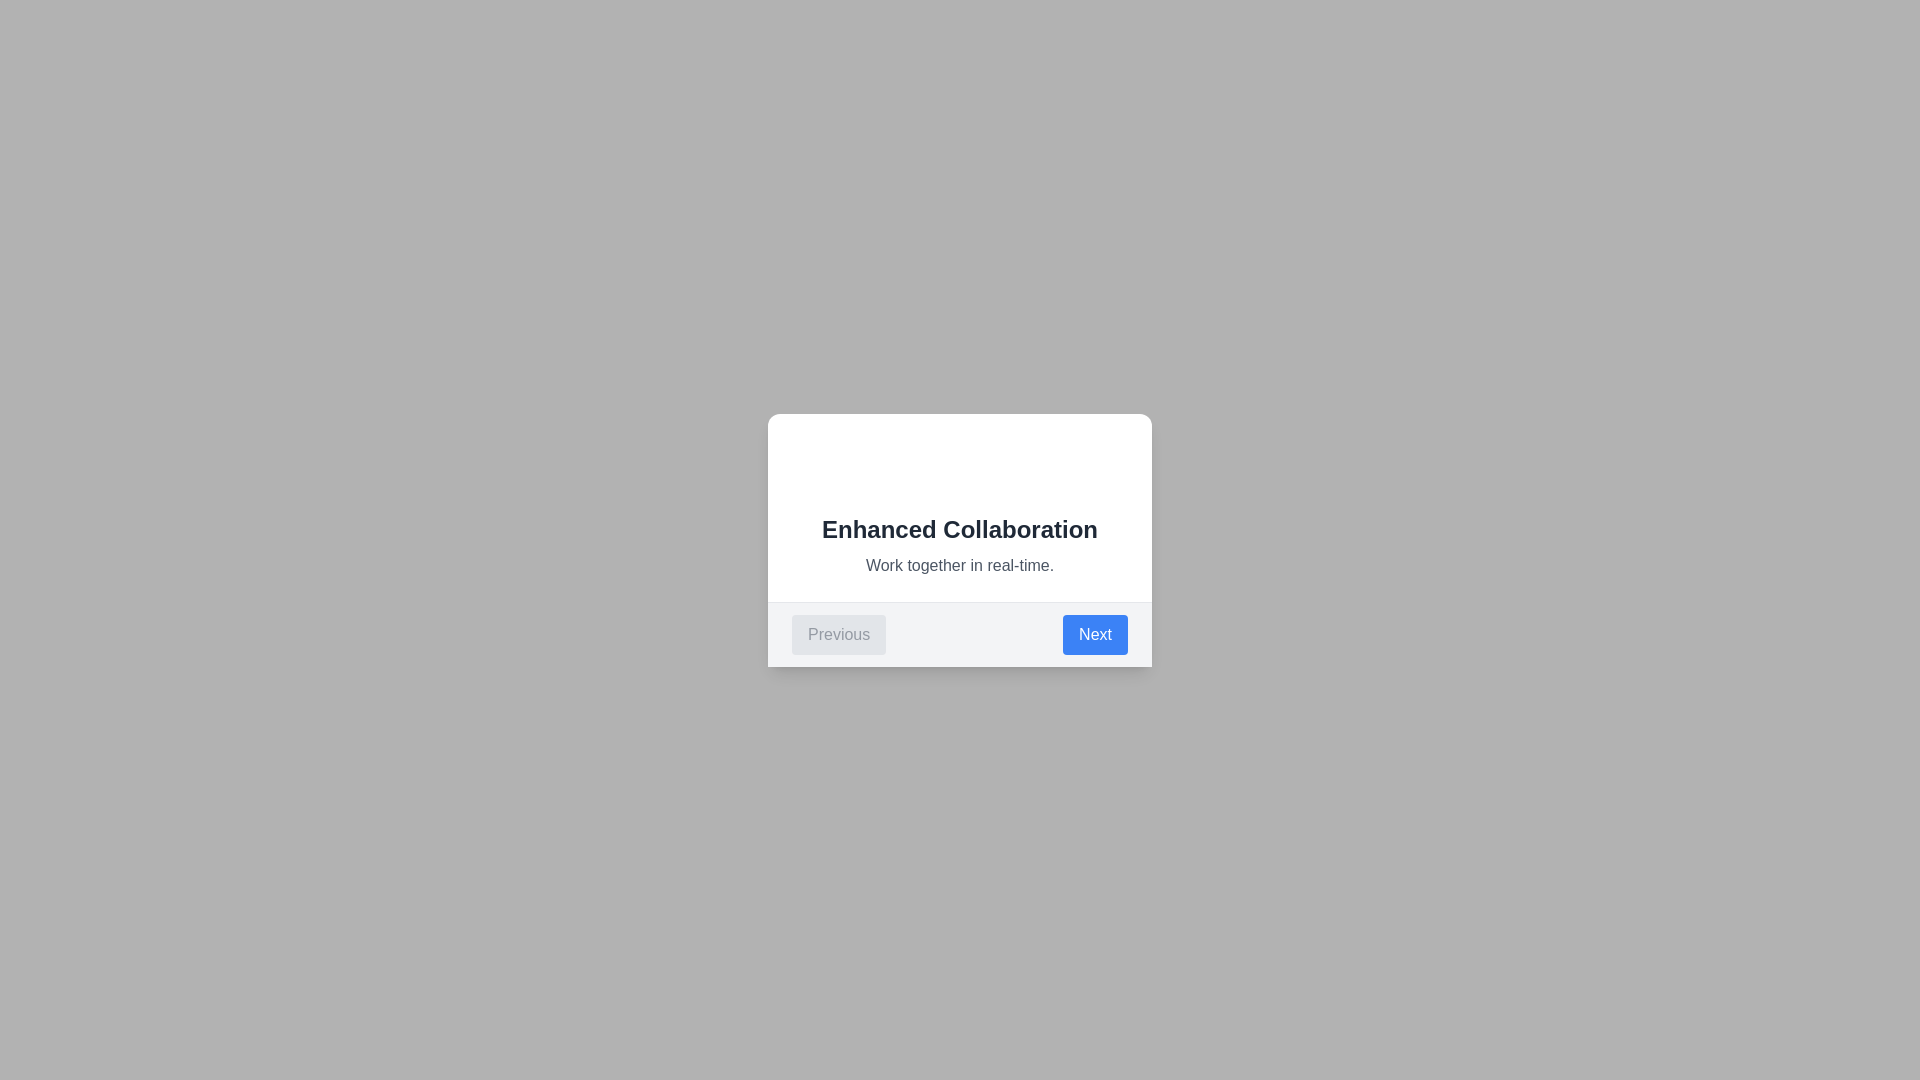  What do you see at coordinates (960, 564) in the screenshot?
I see `the description text located directly beneath the bold heading 'Enhanced Collaboration' within the card-like interface` at bounding box center [960, 564].